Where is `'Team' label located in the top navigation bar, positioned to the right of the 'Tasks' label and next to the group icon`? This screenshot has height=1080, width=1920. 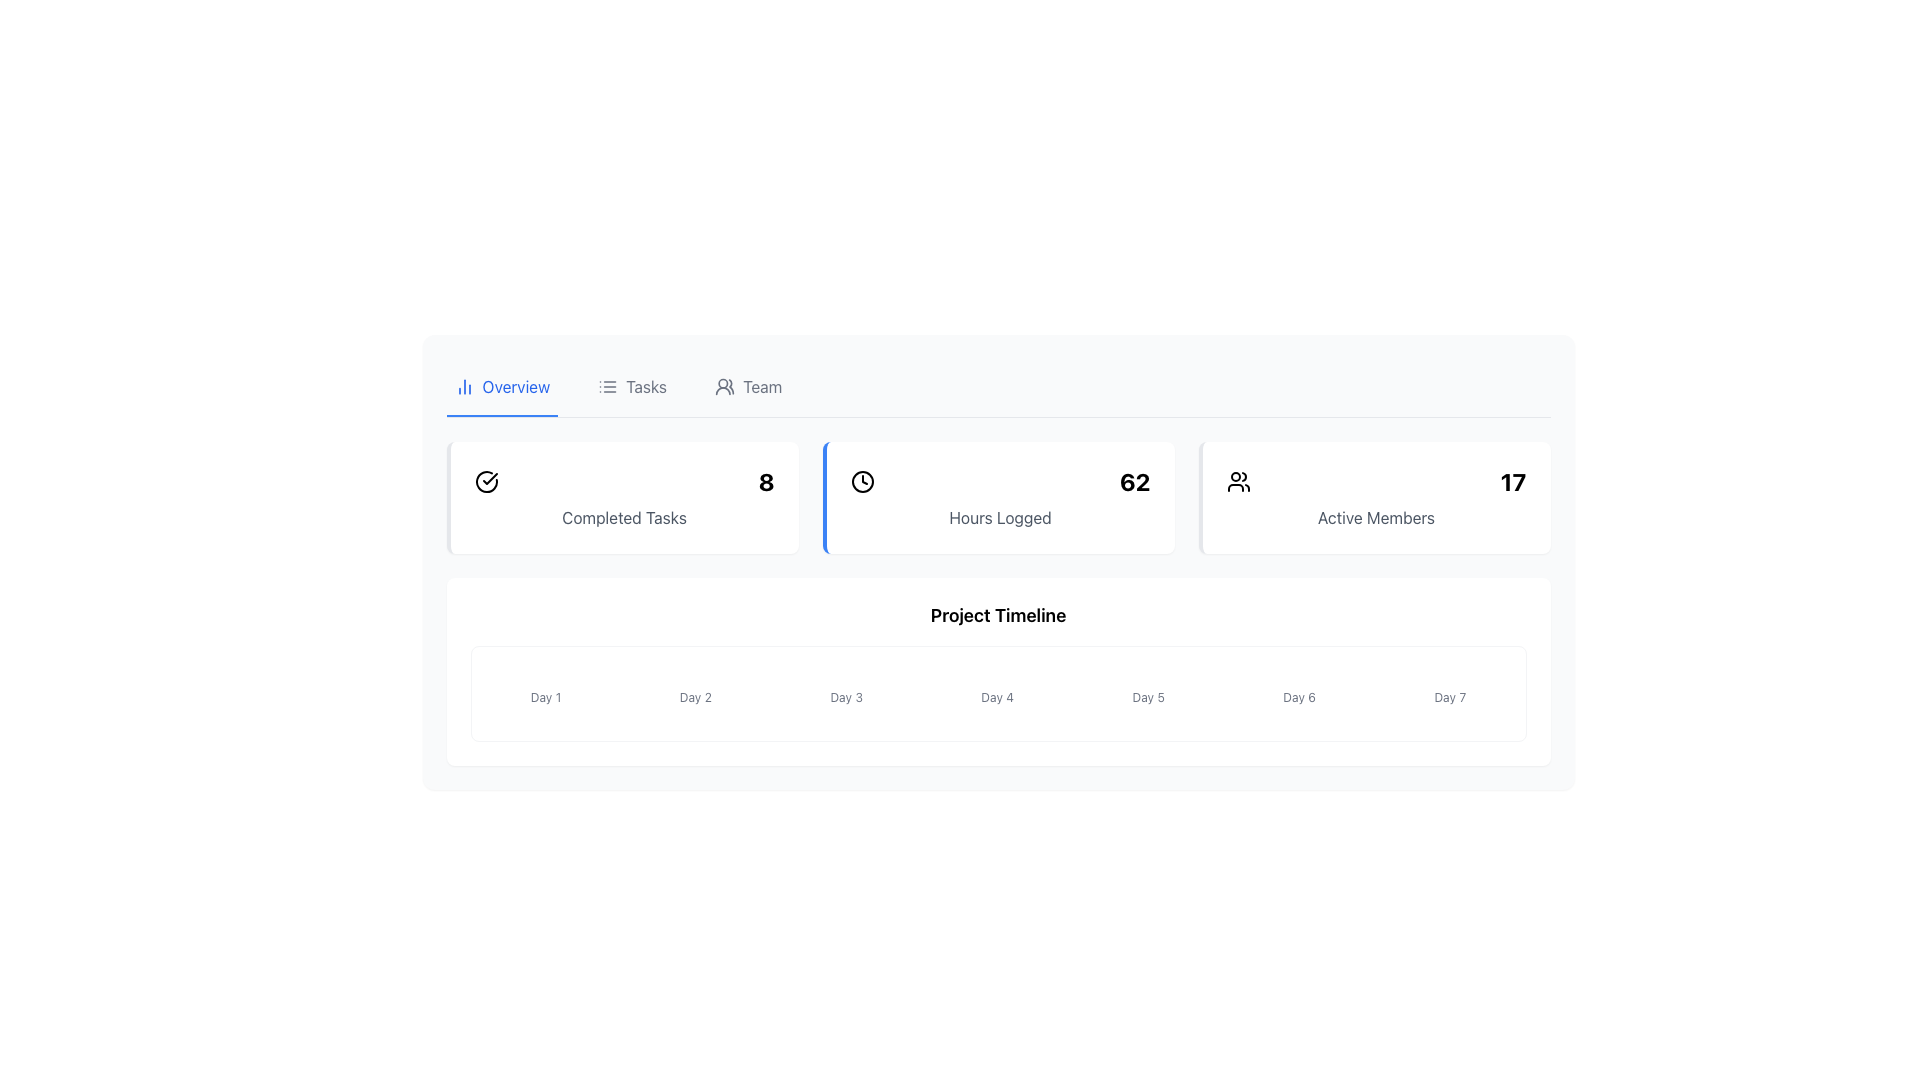
'Team' label located in the top navigation bar, positioned to the right of the 'Tasks' label and next to the group icon is located at coordinates (761, 386).